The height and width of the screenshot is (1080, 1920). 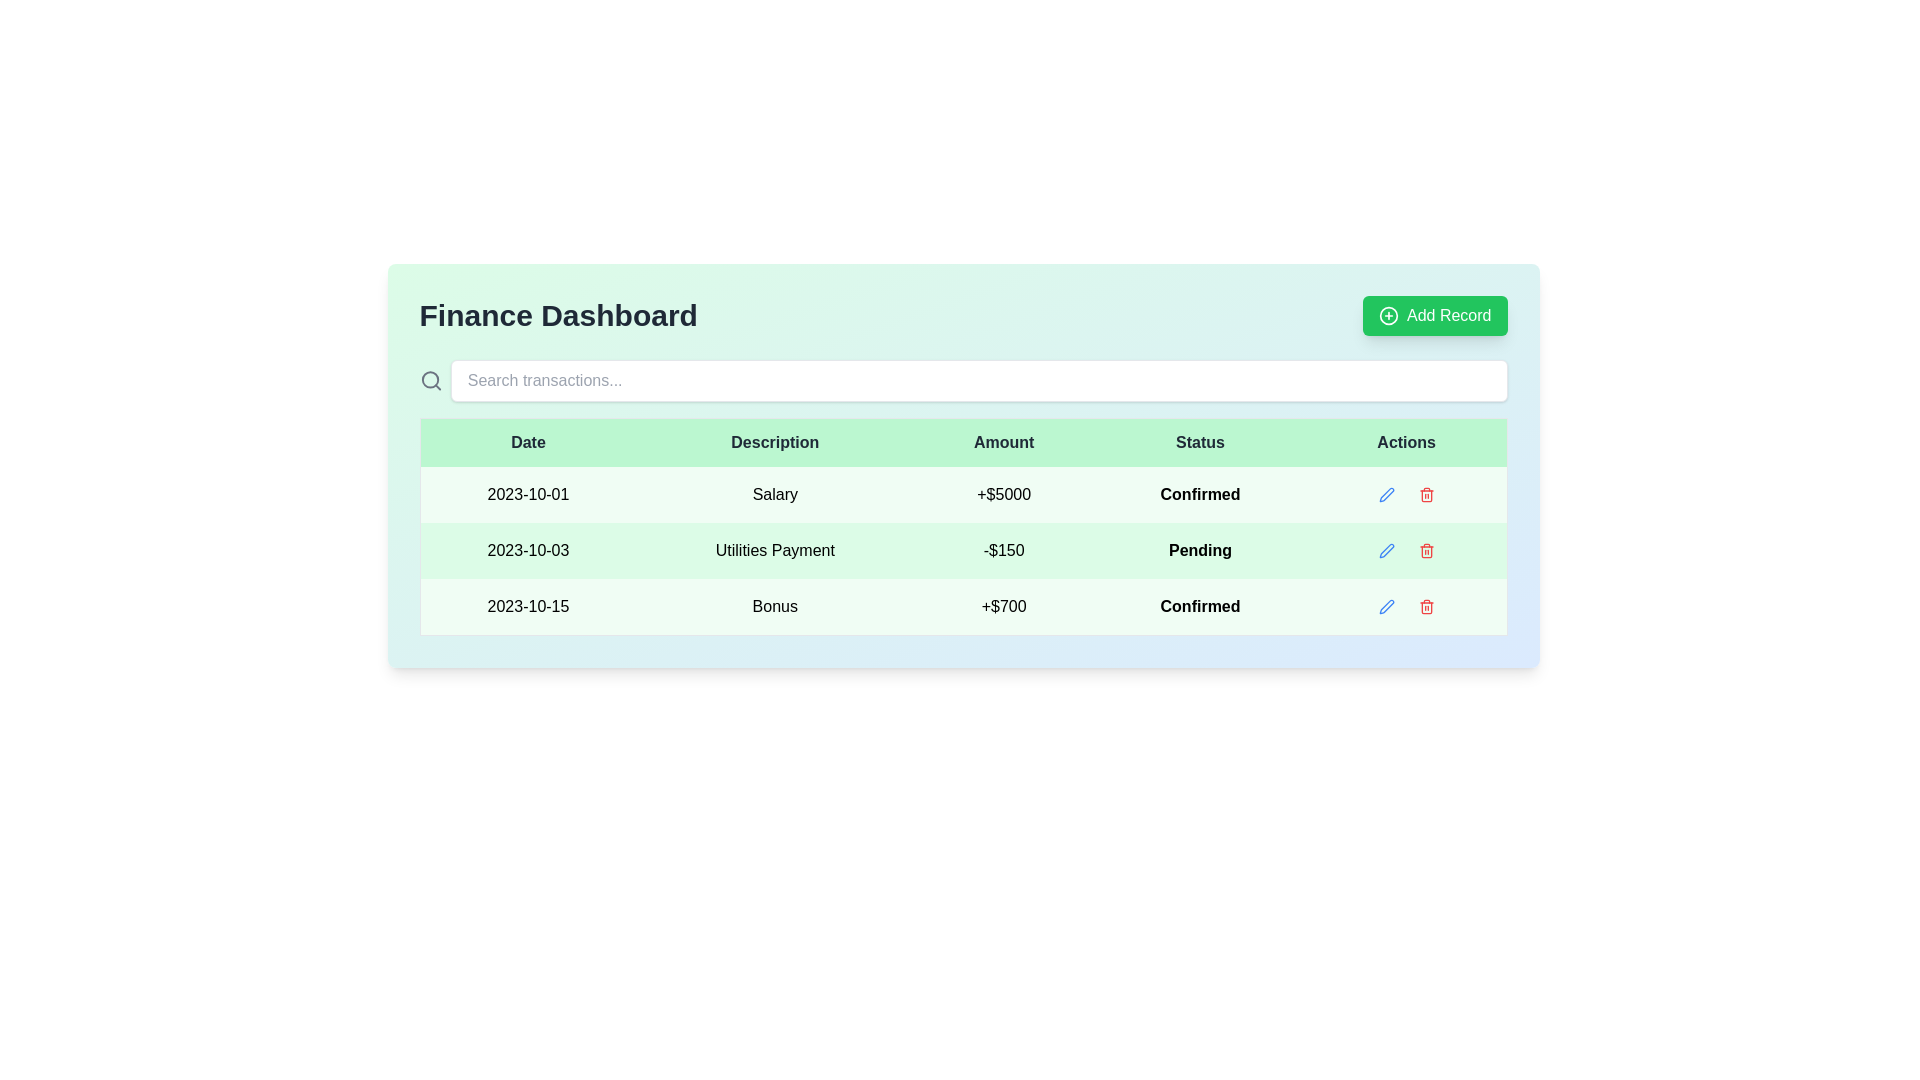 I want to click on the 'Utilities Payment' text label located in the second row of the transaction table, under the 'Description' column, between '2023-10-03' and '-$150', so click(x=774, y=551).